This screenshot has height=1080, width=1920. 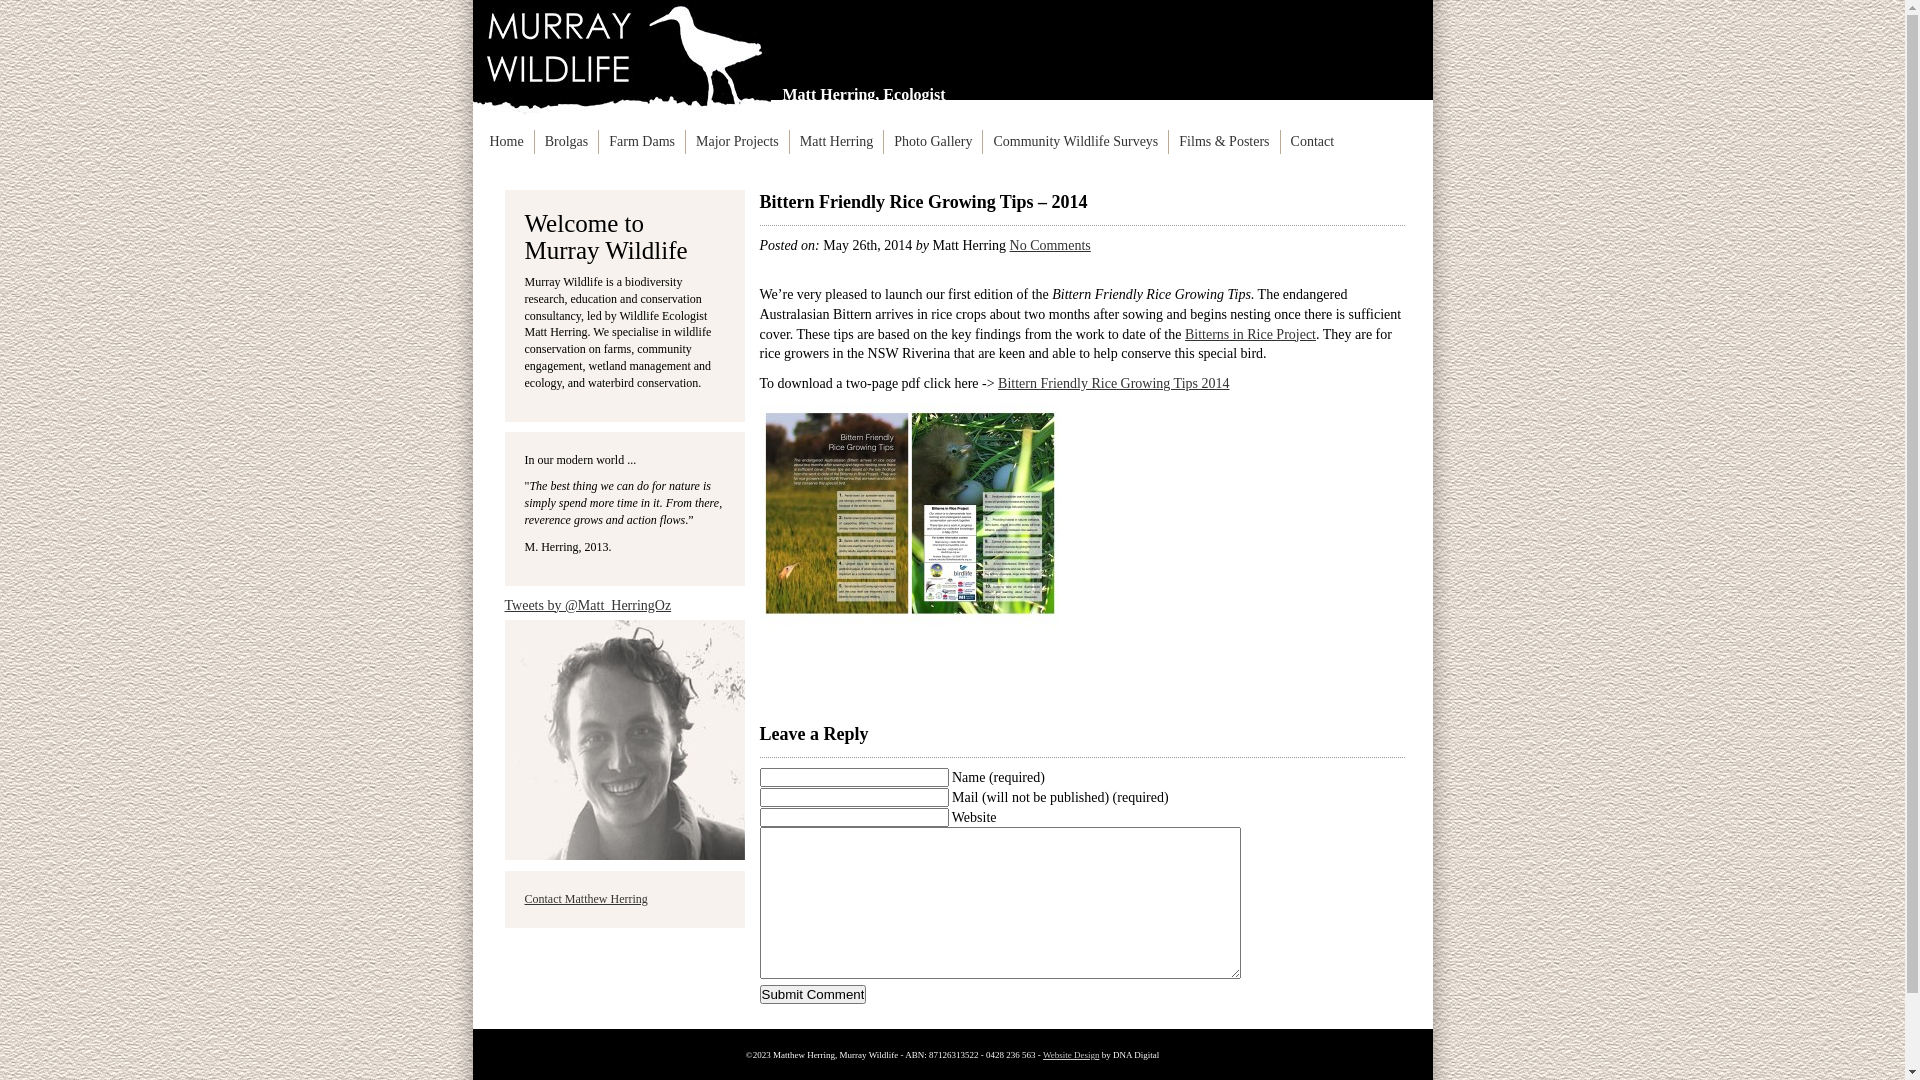 What do you see at coordinates (507, 141) in the screenshot?
I see `'Home'` at bounding box center [507, 141].